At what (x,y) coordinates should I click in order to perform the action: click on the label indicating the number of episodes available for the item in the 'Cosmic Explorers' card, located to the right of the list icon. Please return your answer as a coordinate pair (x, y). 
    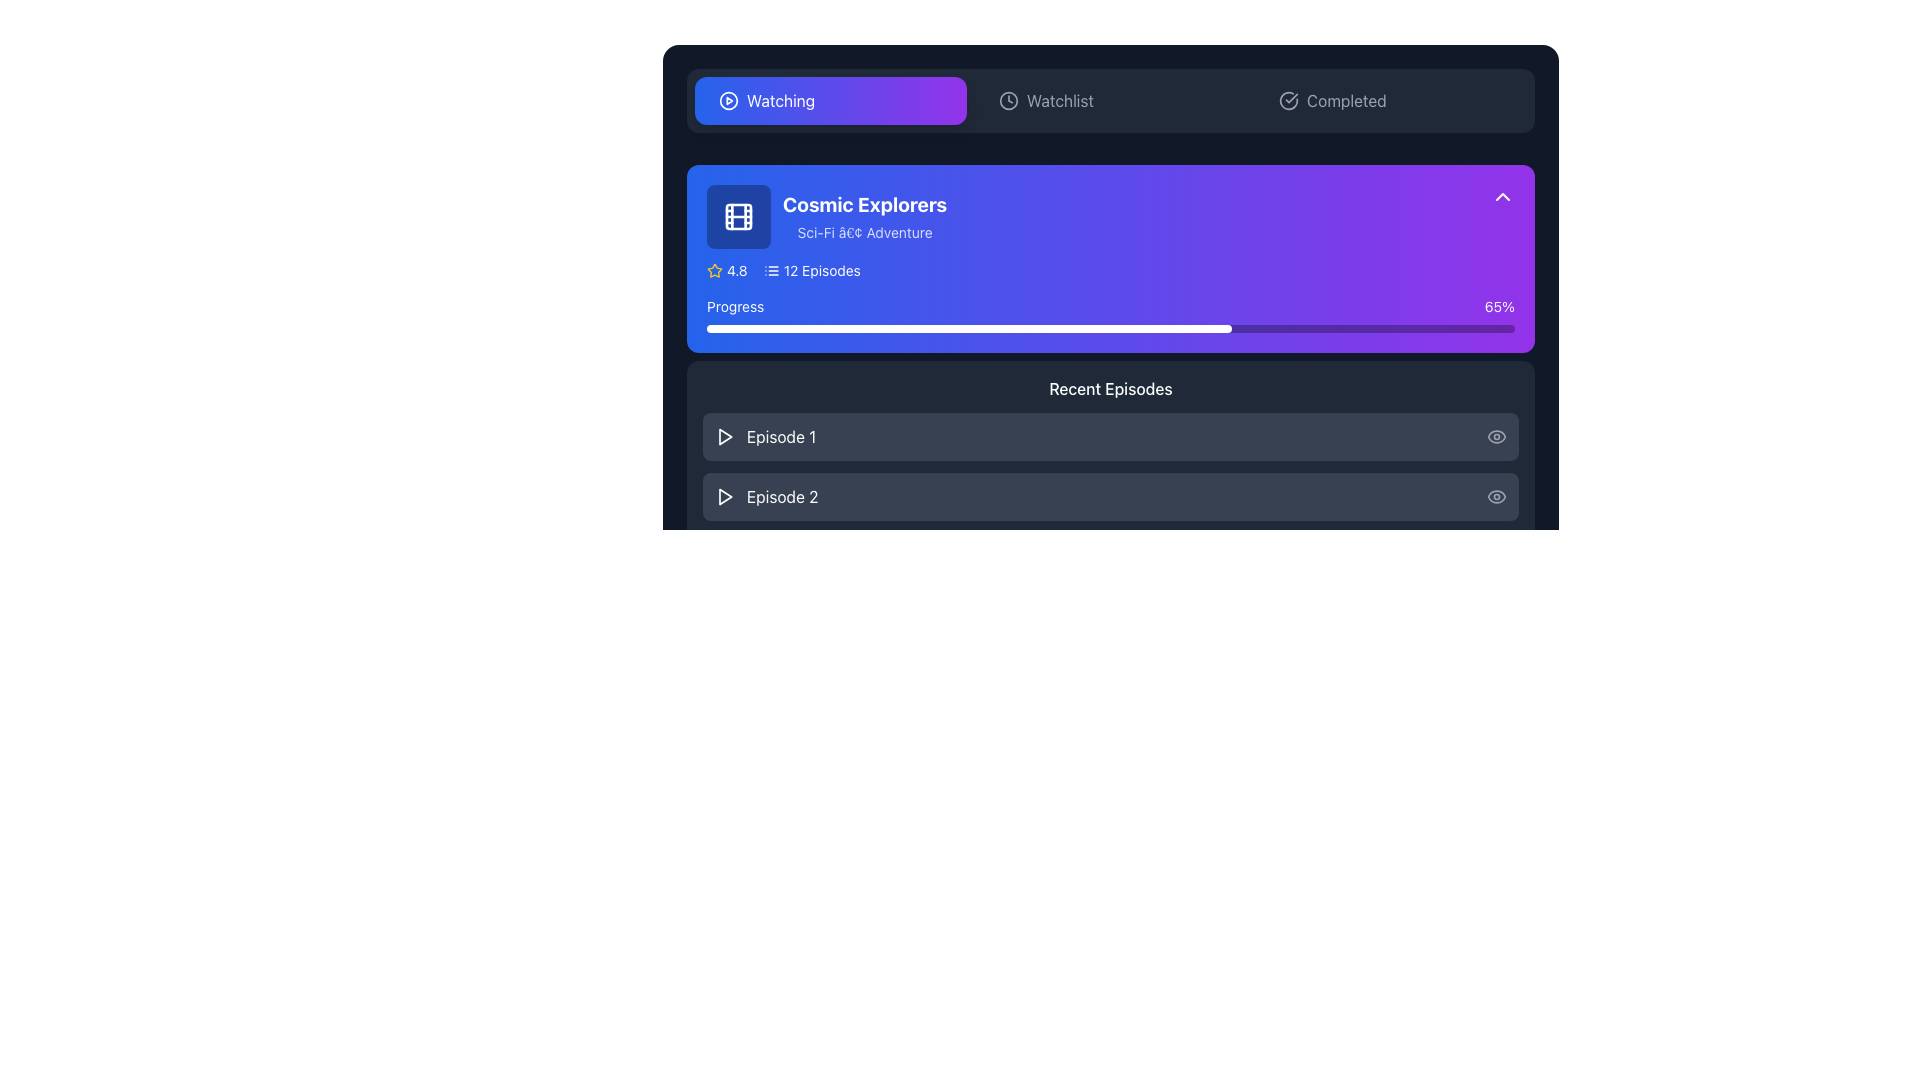
    Looking at the image, I should click on (822, 270).